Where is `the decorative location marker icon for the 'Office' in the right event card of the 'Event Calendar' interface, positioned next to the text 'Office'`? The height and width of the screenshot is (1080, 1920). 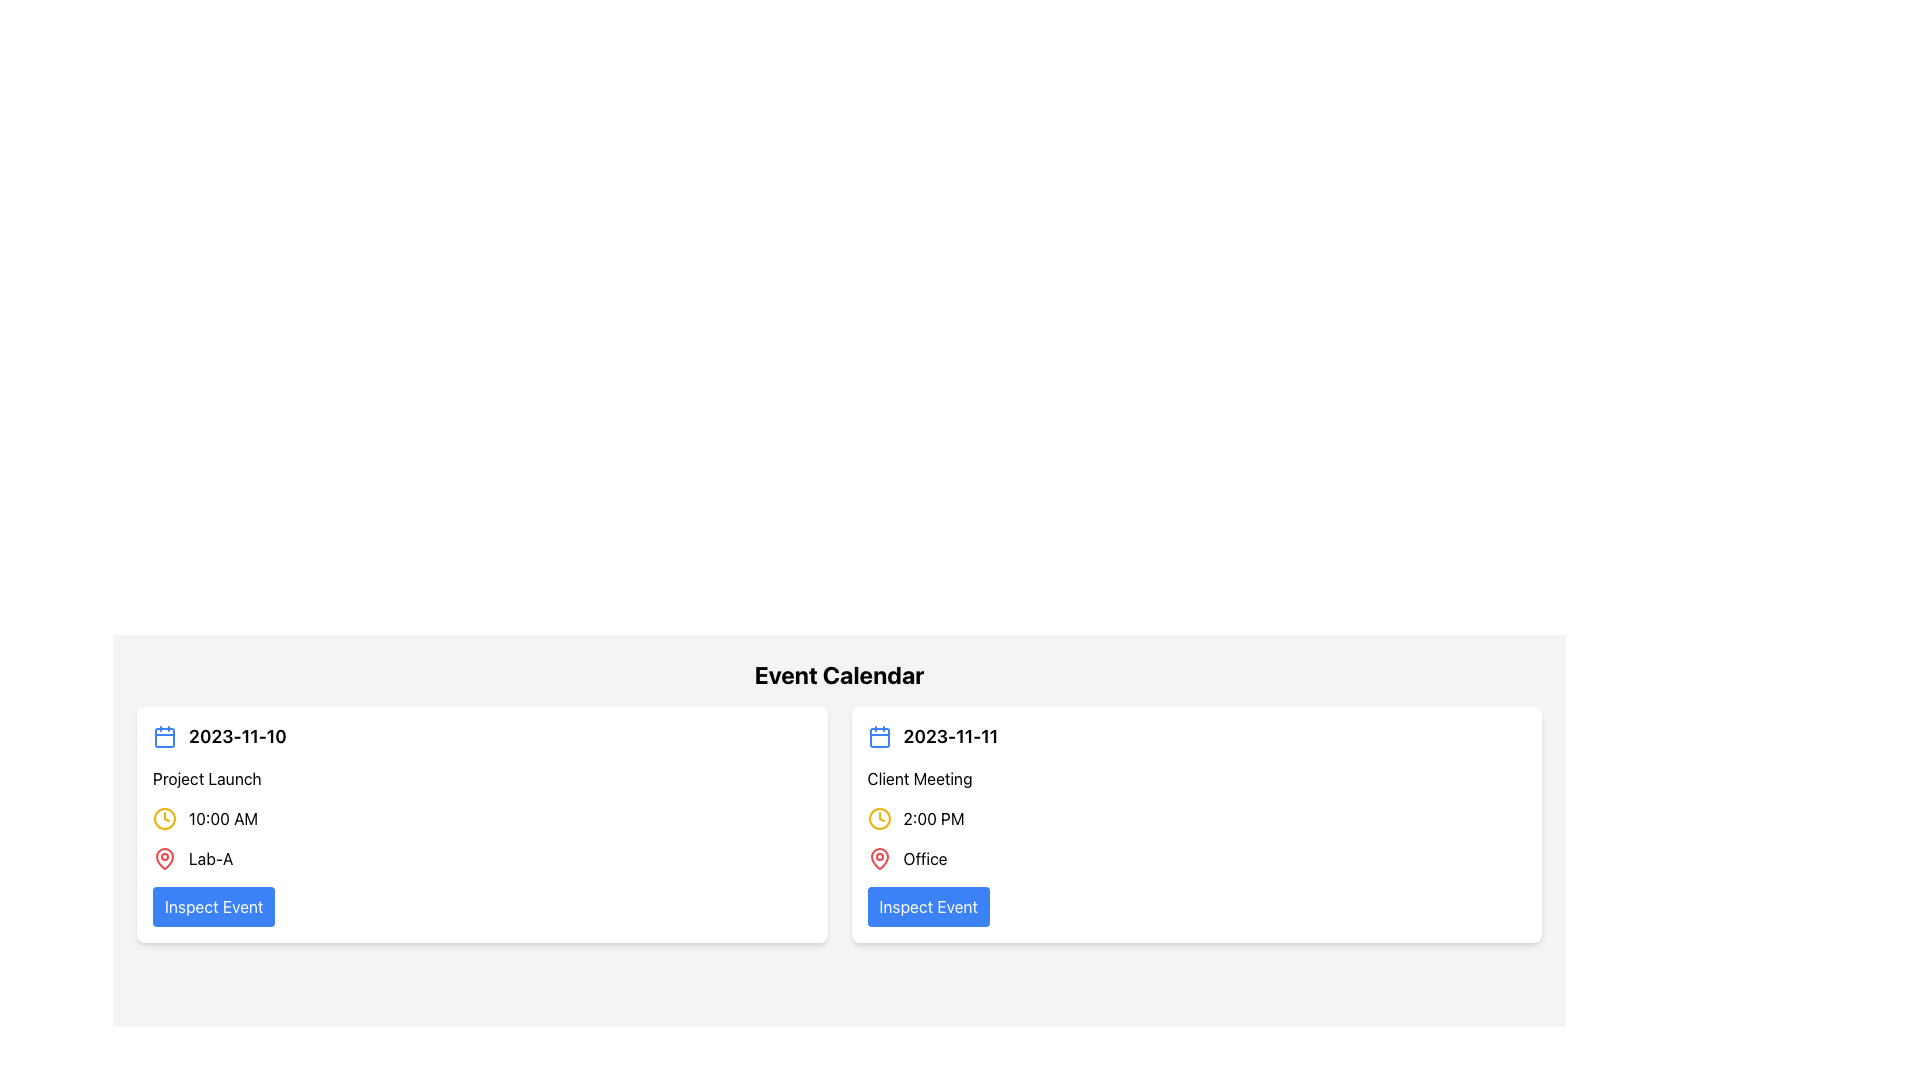
the decorative location marker icon for the 'Office' in the right event card of the 'Event Calendar' interface, positioned next to the text 'Office' is located at coordinates (879, 858).